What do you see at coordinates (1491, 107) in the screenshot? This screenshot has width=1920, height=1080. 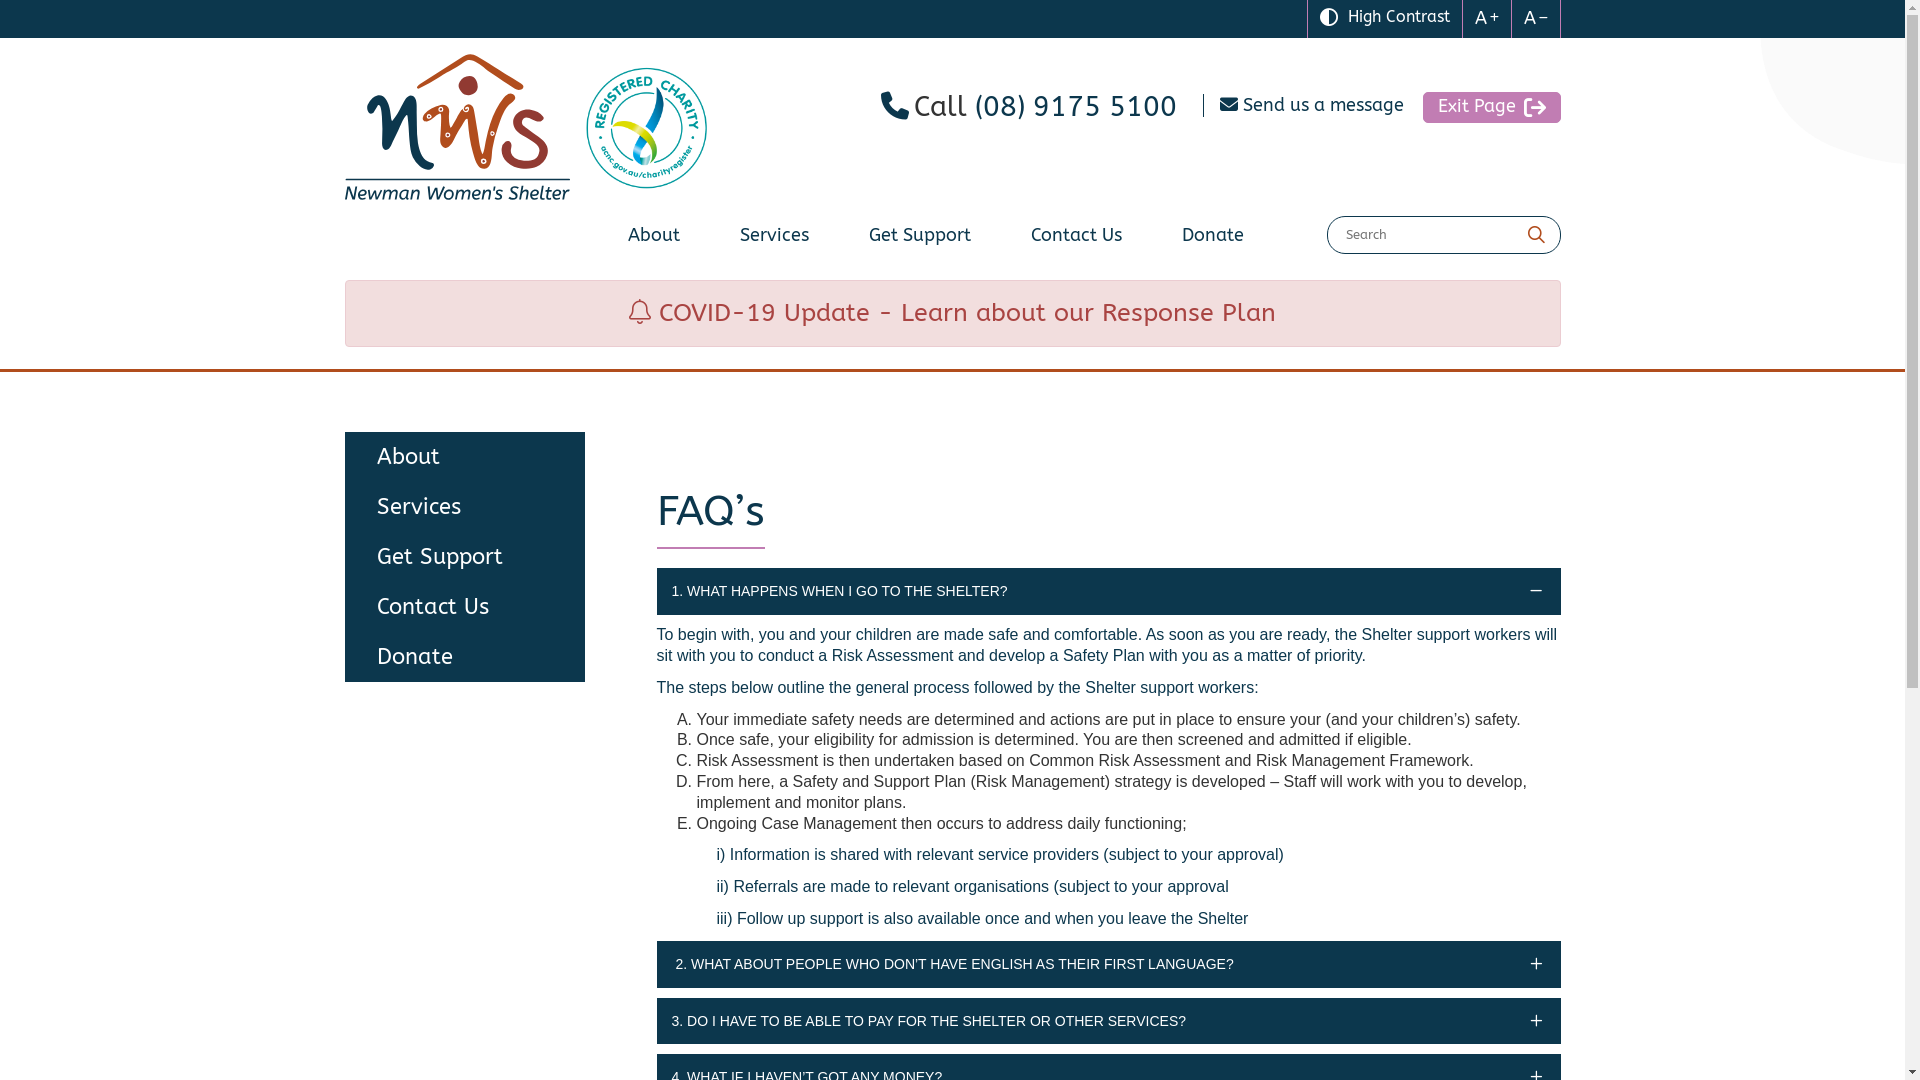 I see `'Exit Page'` at bounding box center [1491, 107].